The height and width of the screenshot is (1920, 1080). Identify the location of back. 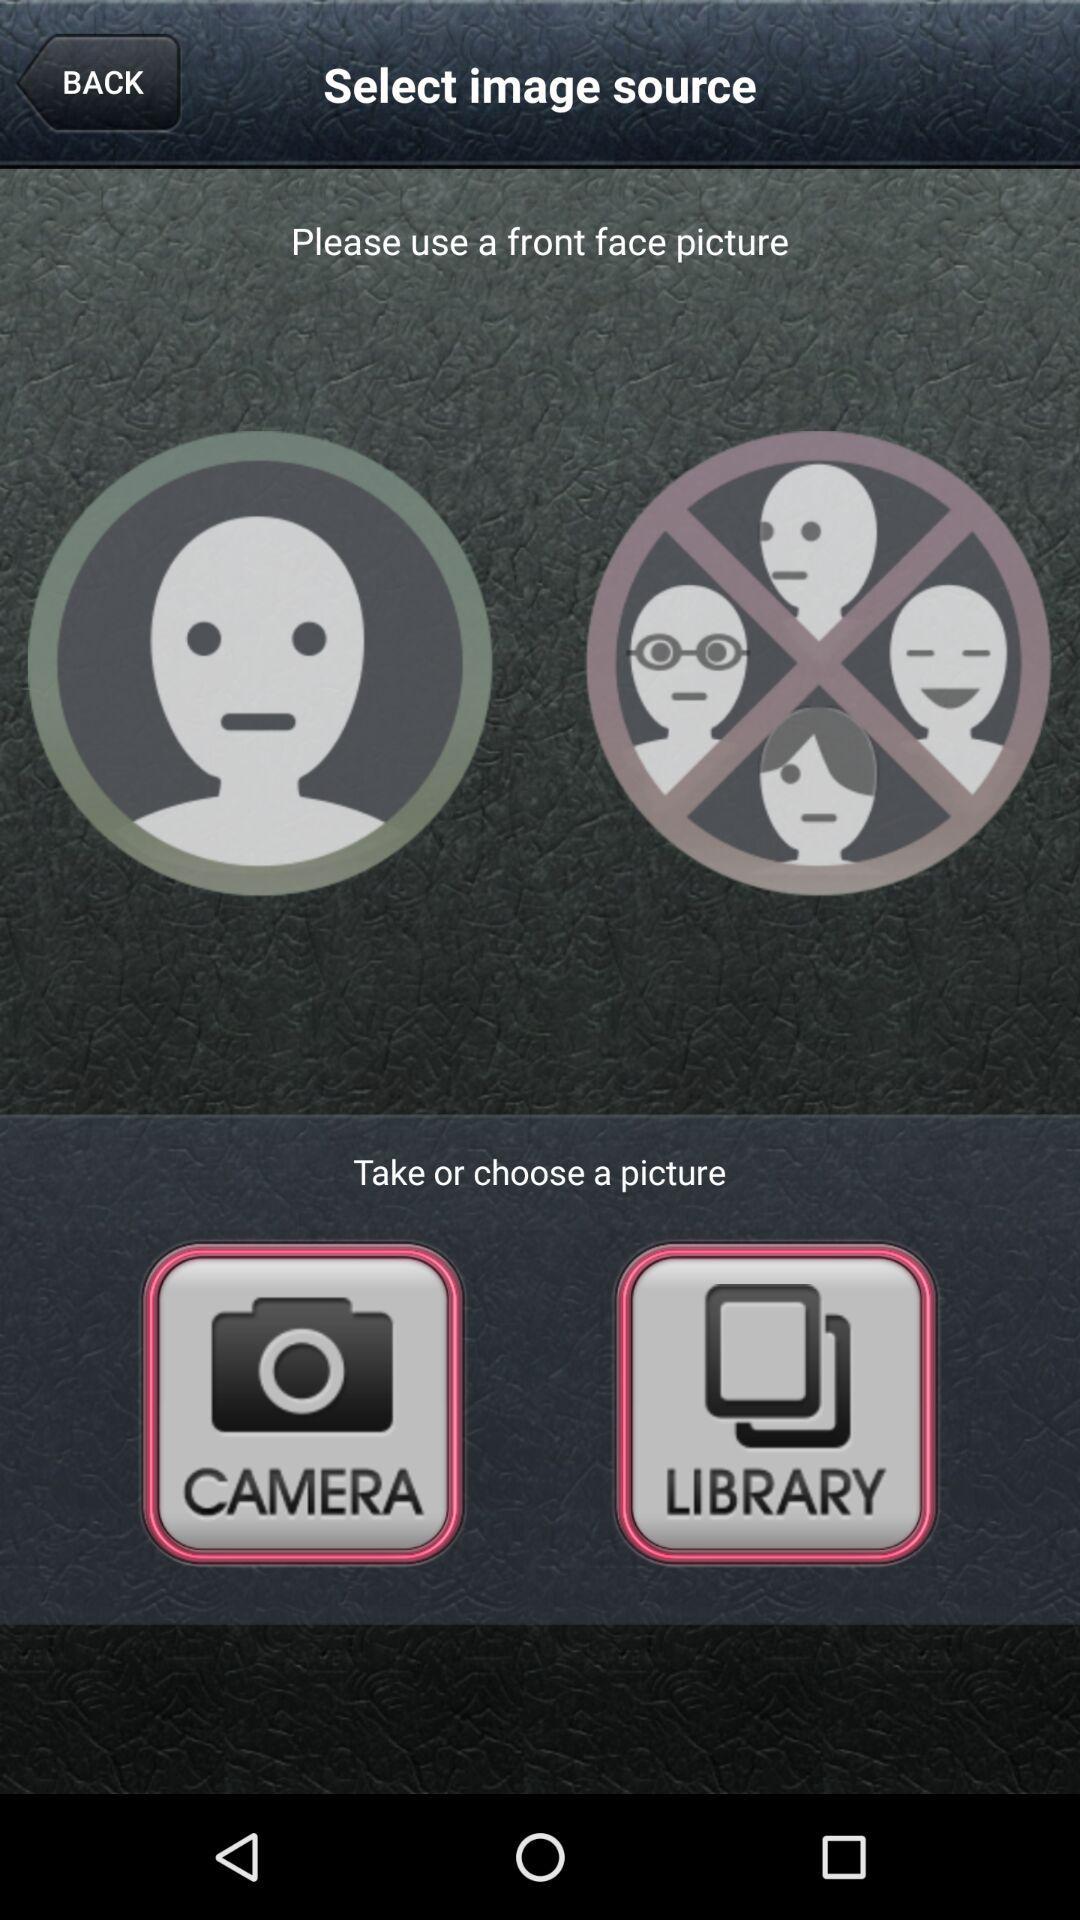
(97, 83).